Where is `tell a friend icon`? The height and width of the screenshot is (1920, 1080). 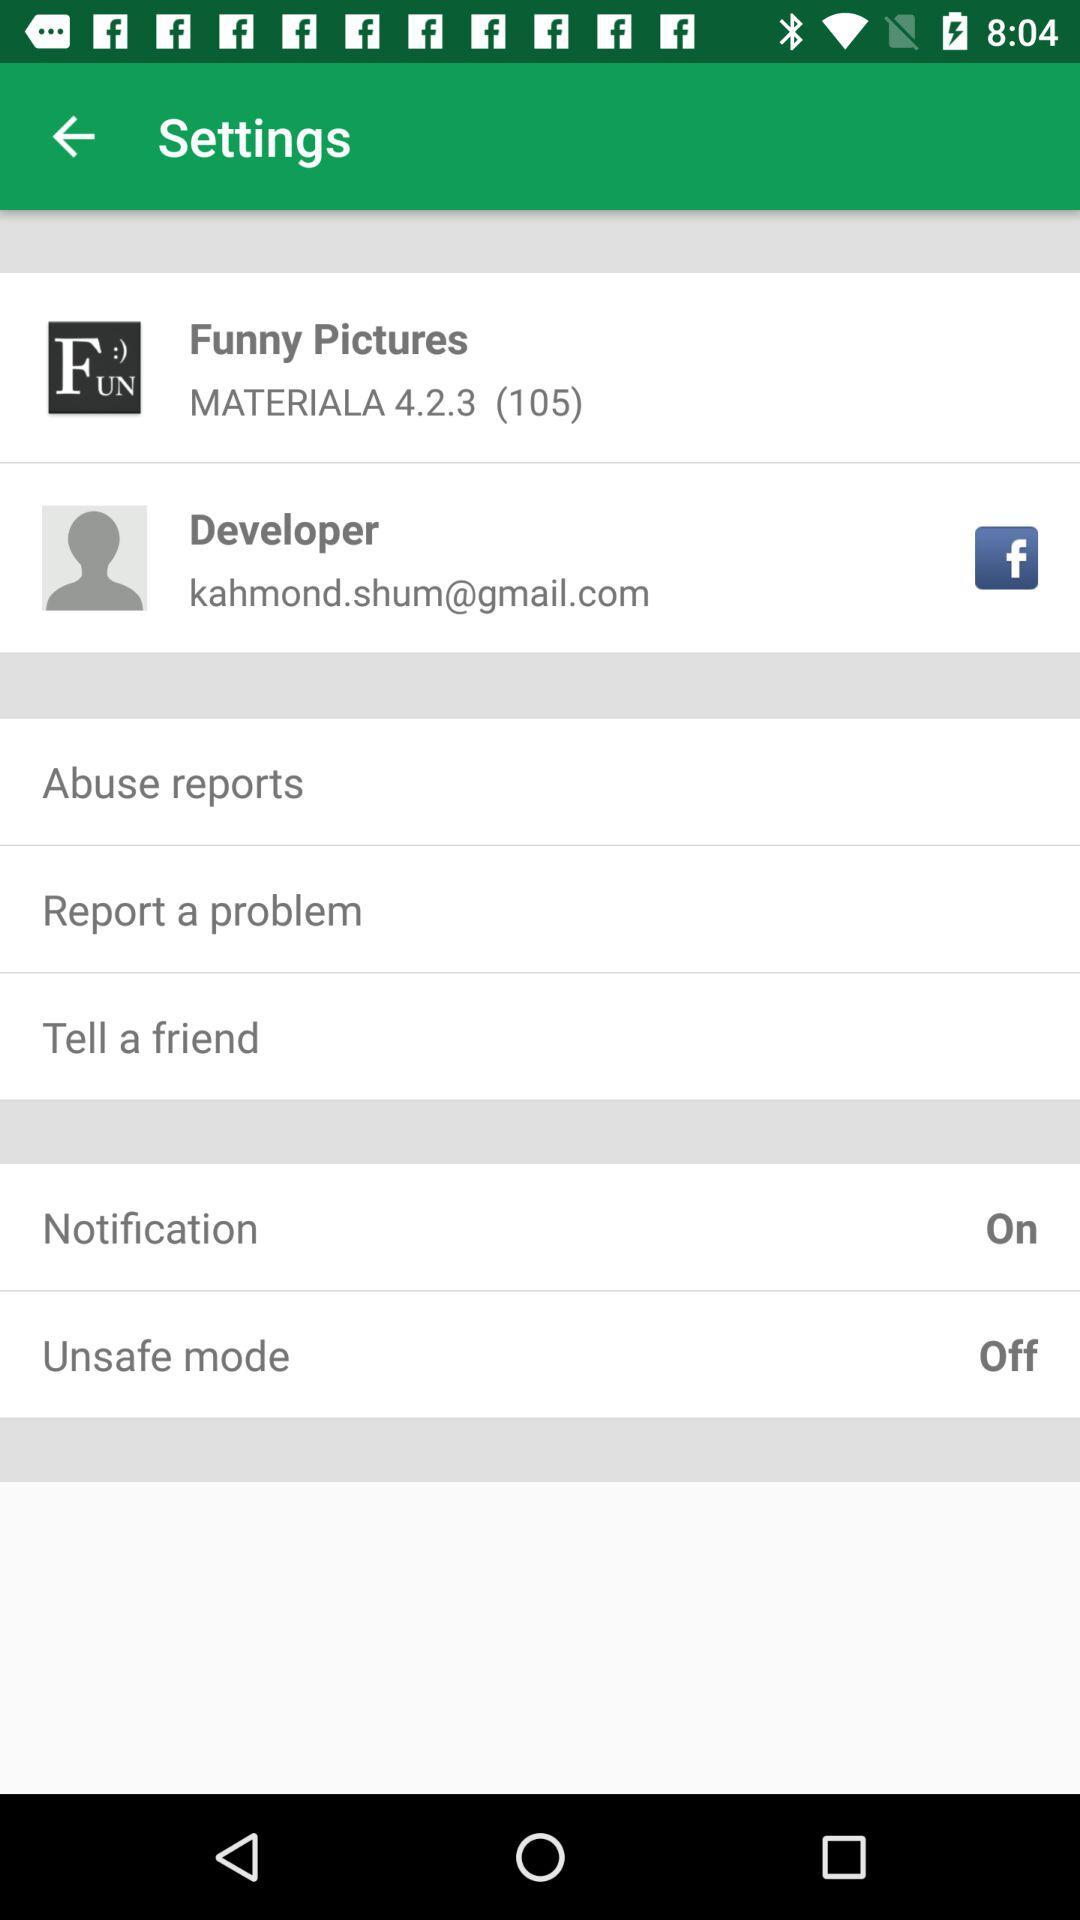 tell a friend icon is located at coordinates (540, 1036).